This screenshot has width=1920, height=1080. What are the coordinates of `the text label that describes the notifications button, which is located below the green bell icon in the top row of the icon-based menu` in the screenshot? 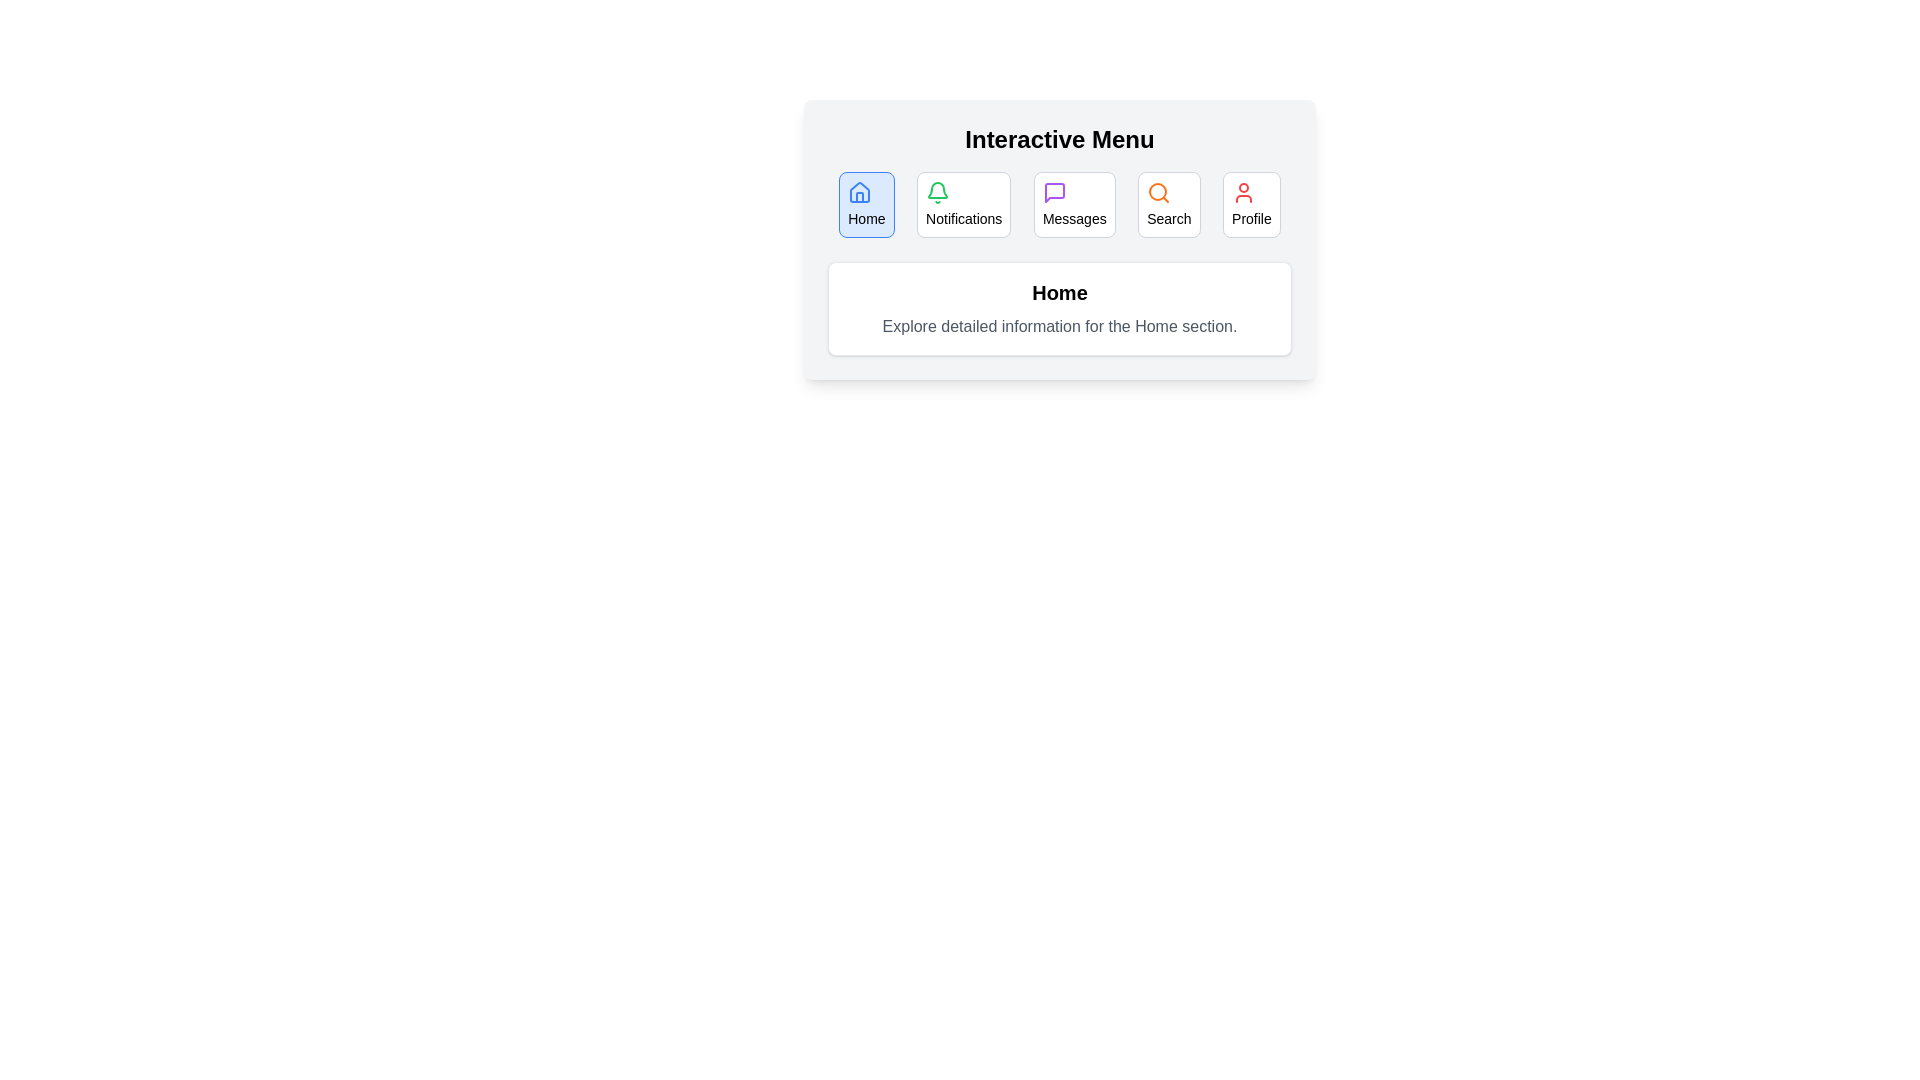 It's located at (964, 219).